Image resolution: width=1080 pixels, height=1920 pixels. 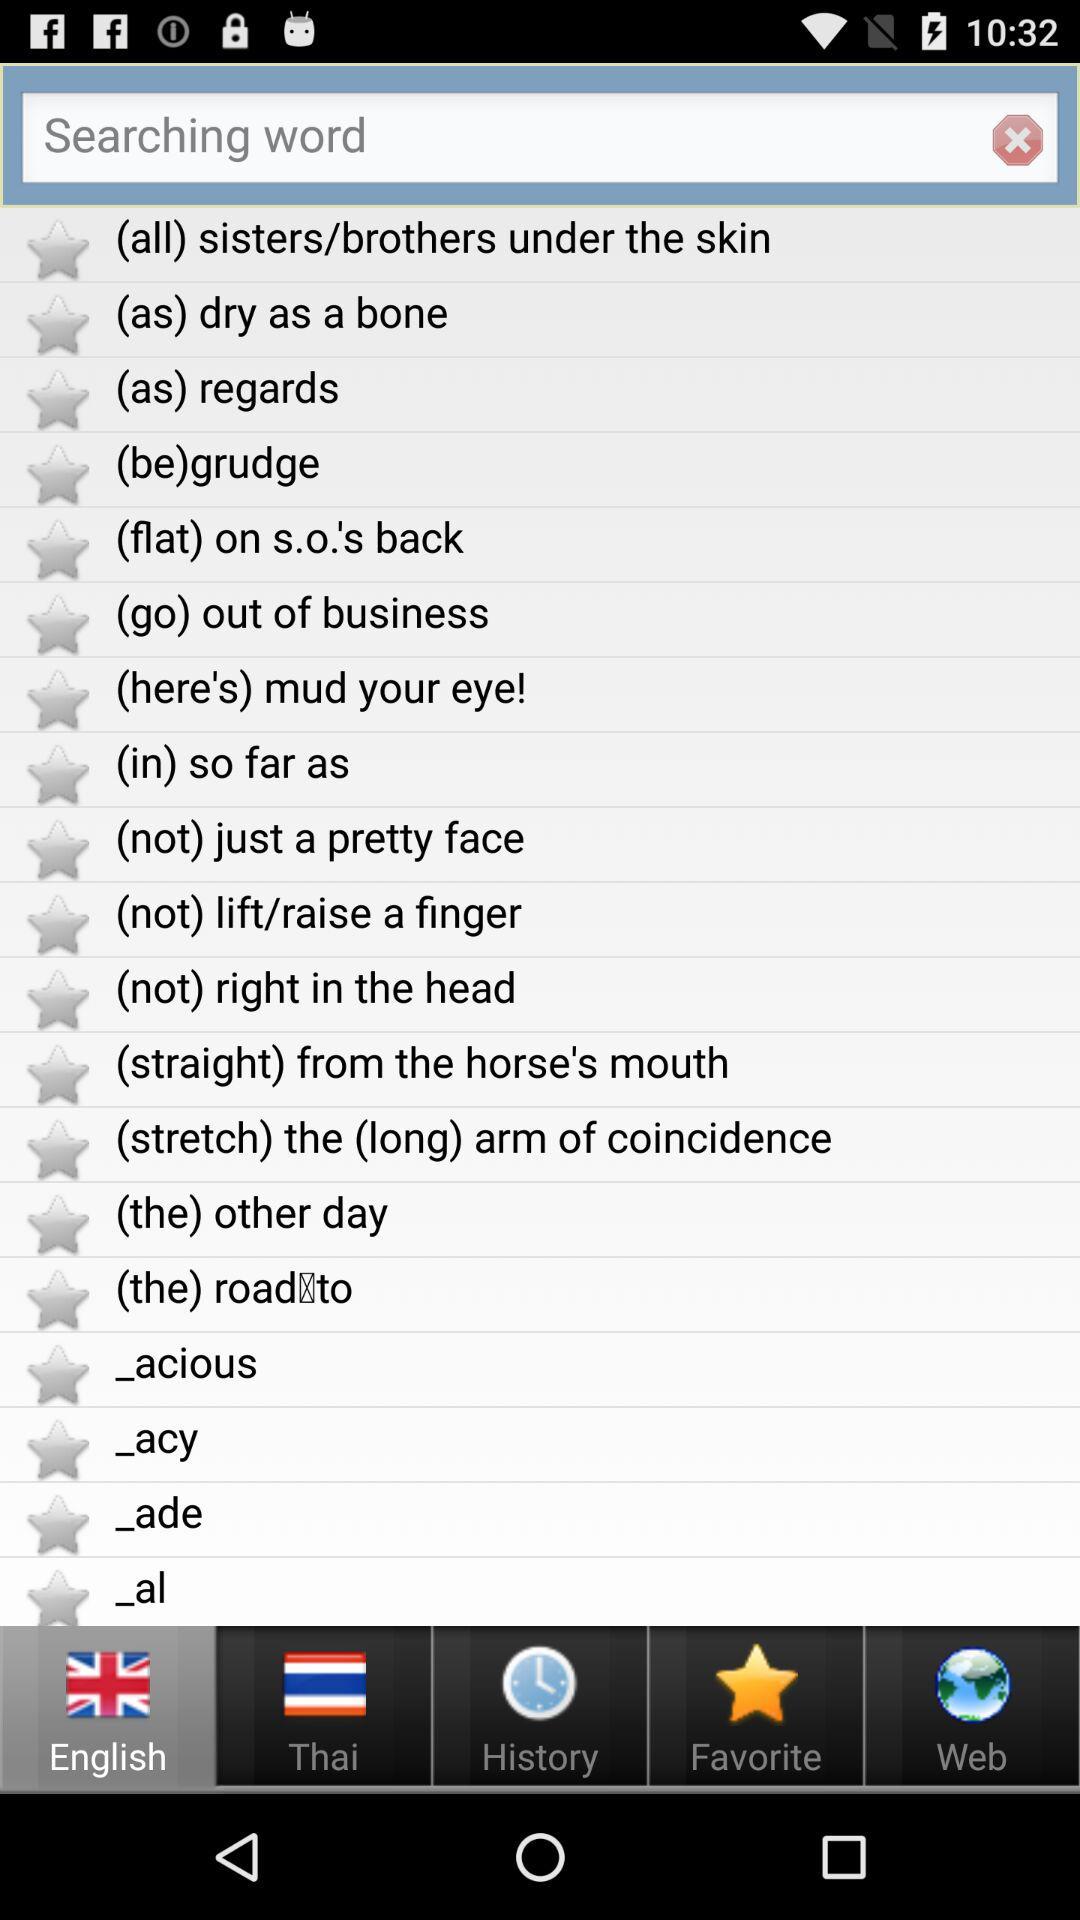 I want to click on app above straight from the app, so click(x=596, y=986).